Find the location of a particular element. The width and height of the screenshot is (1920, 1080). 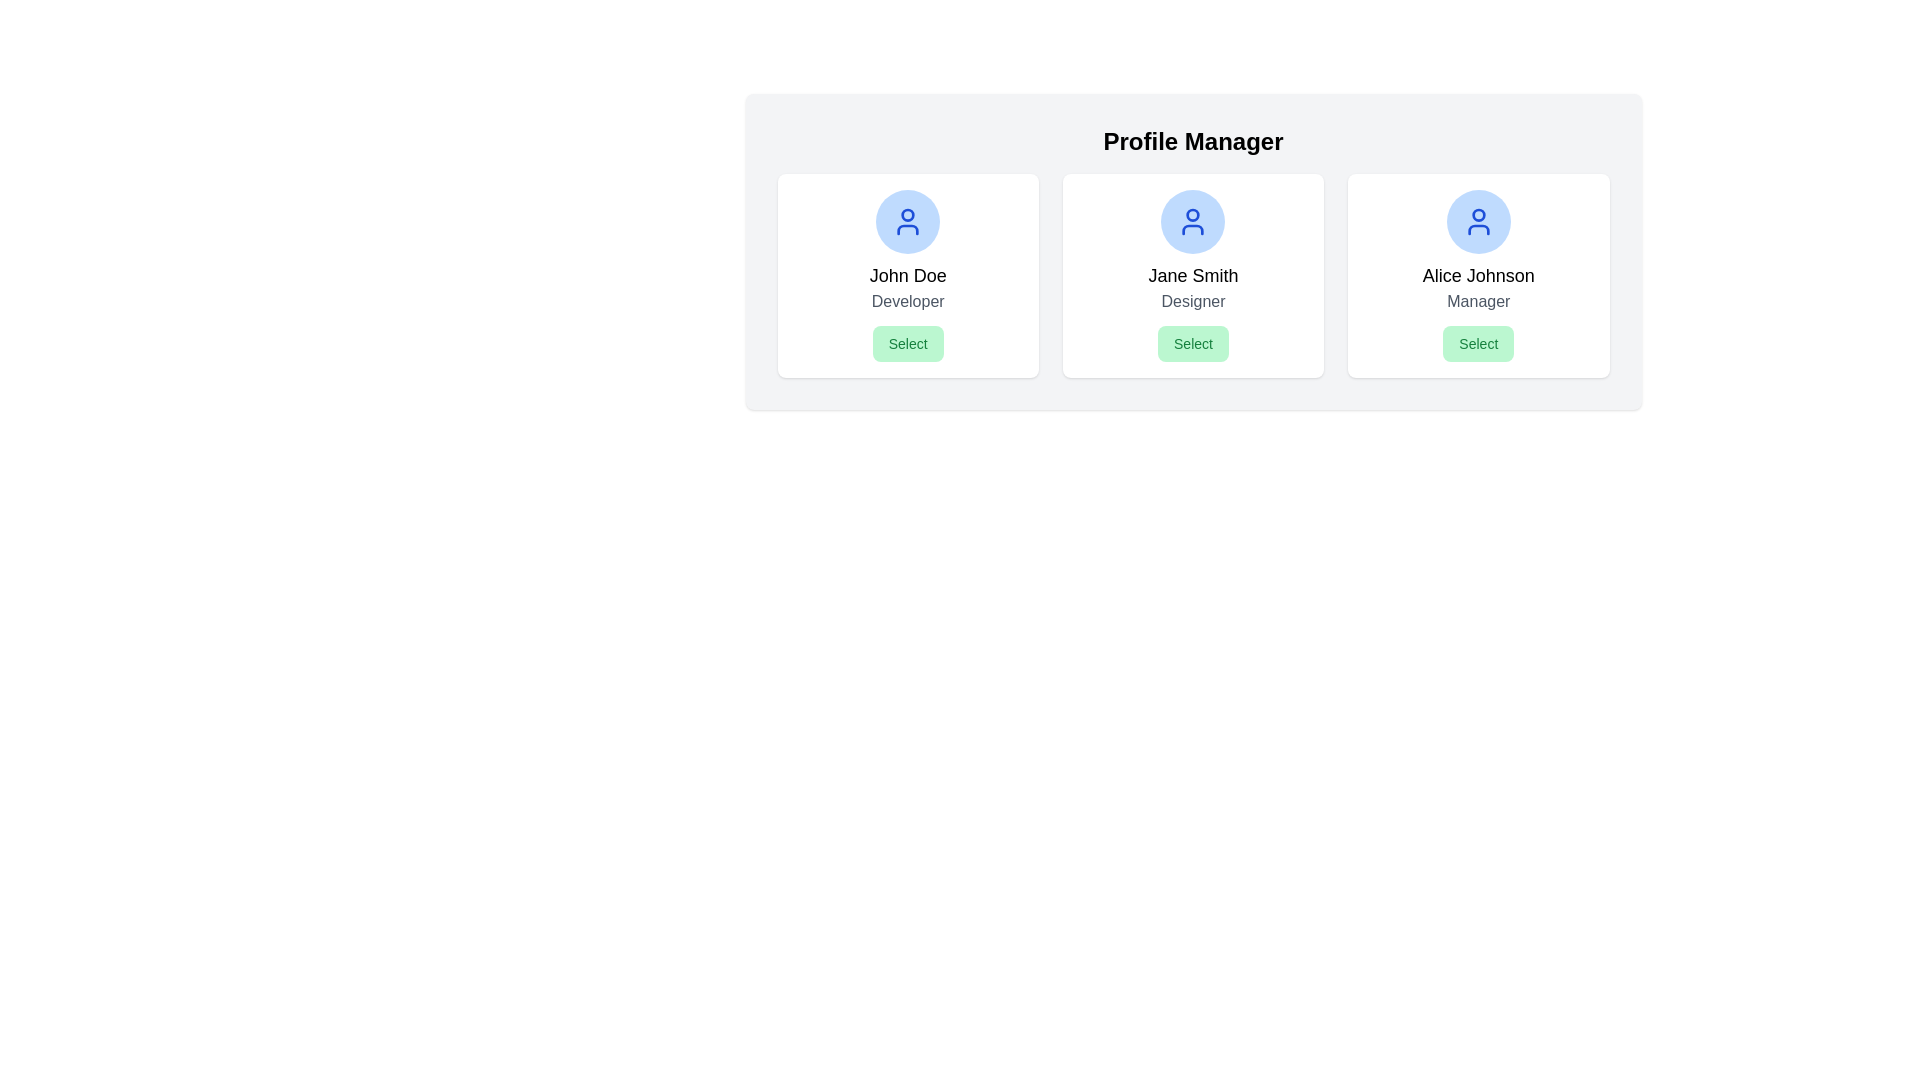

the profile icon representing 'Alice Johnson' located at the top center of her card is located at coordinates (1478, 222).